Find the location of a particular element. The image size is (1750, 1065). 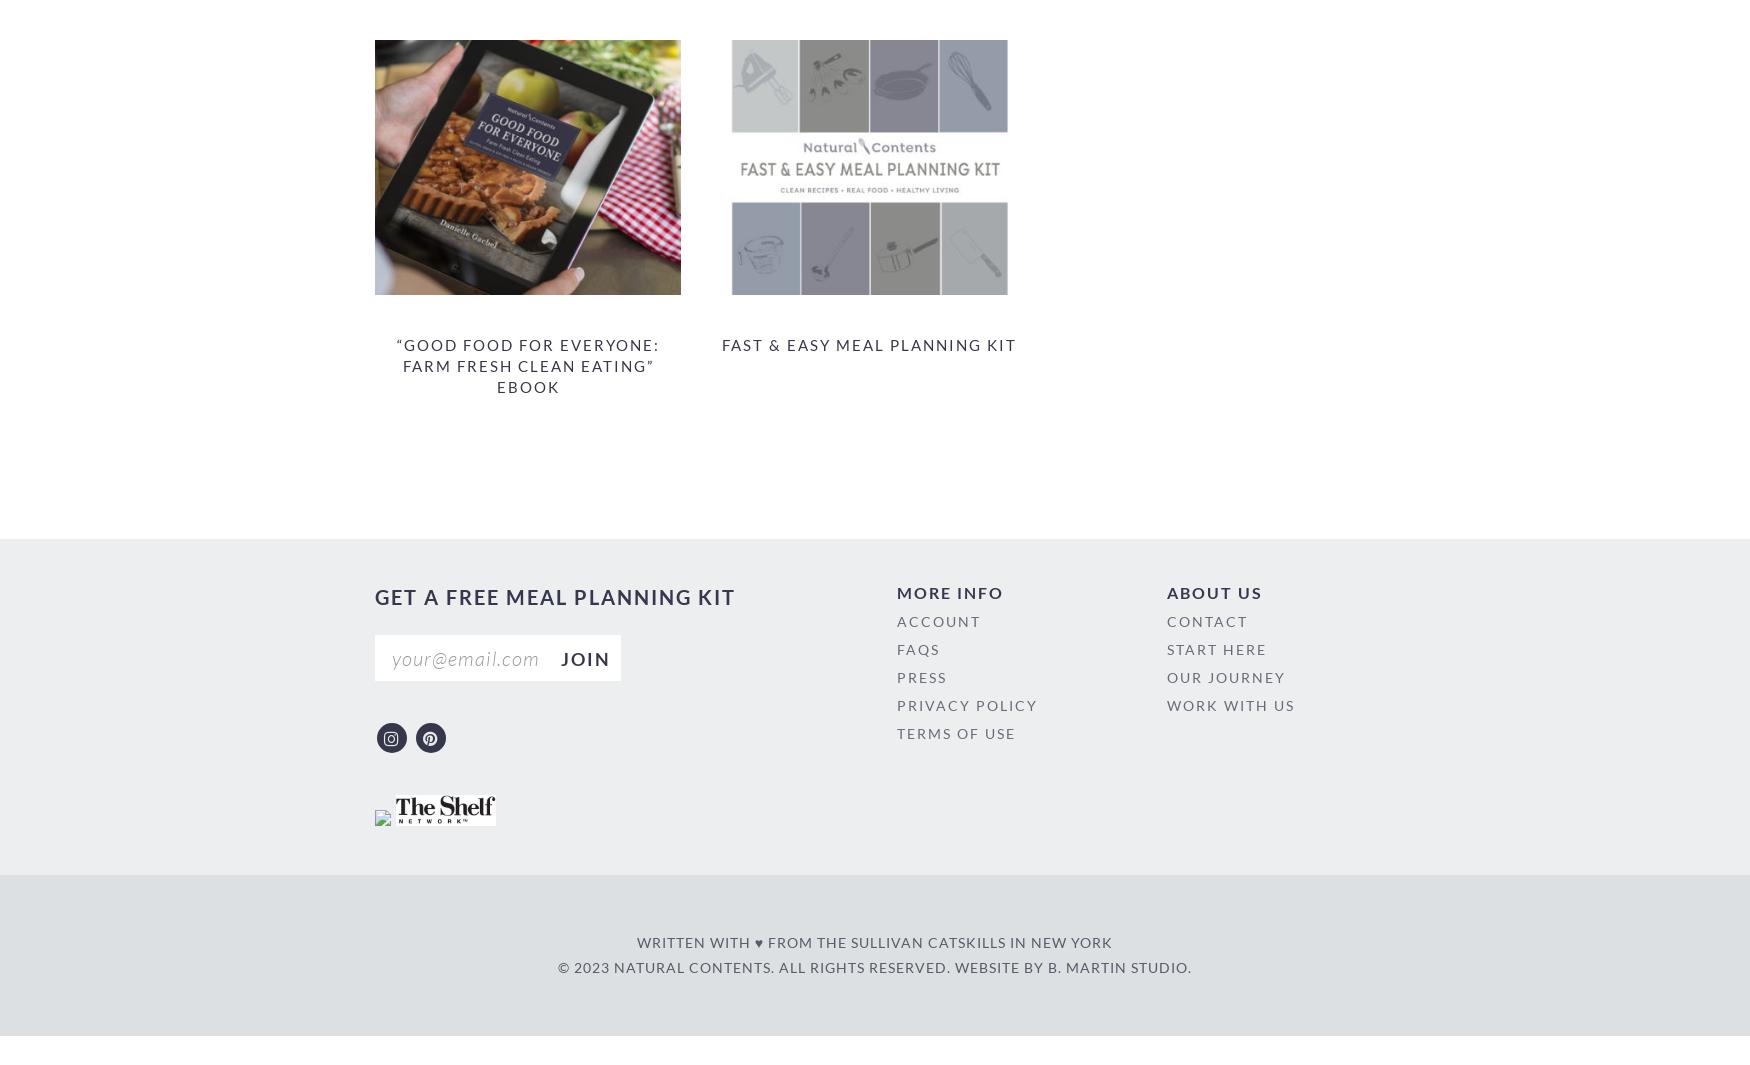

'.' is located at coordinates (1188, 967).